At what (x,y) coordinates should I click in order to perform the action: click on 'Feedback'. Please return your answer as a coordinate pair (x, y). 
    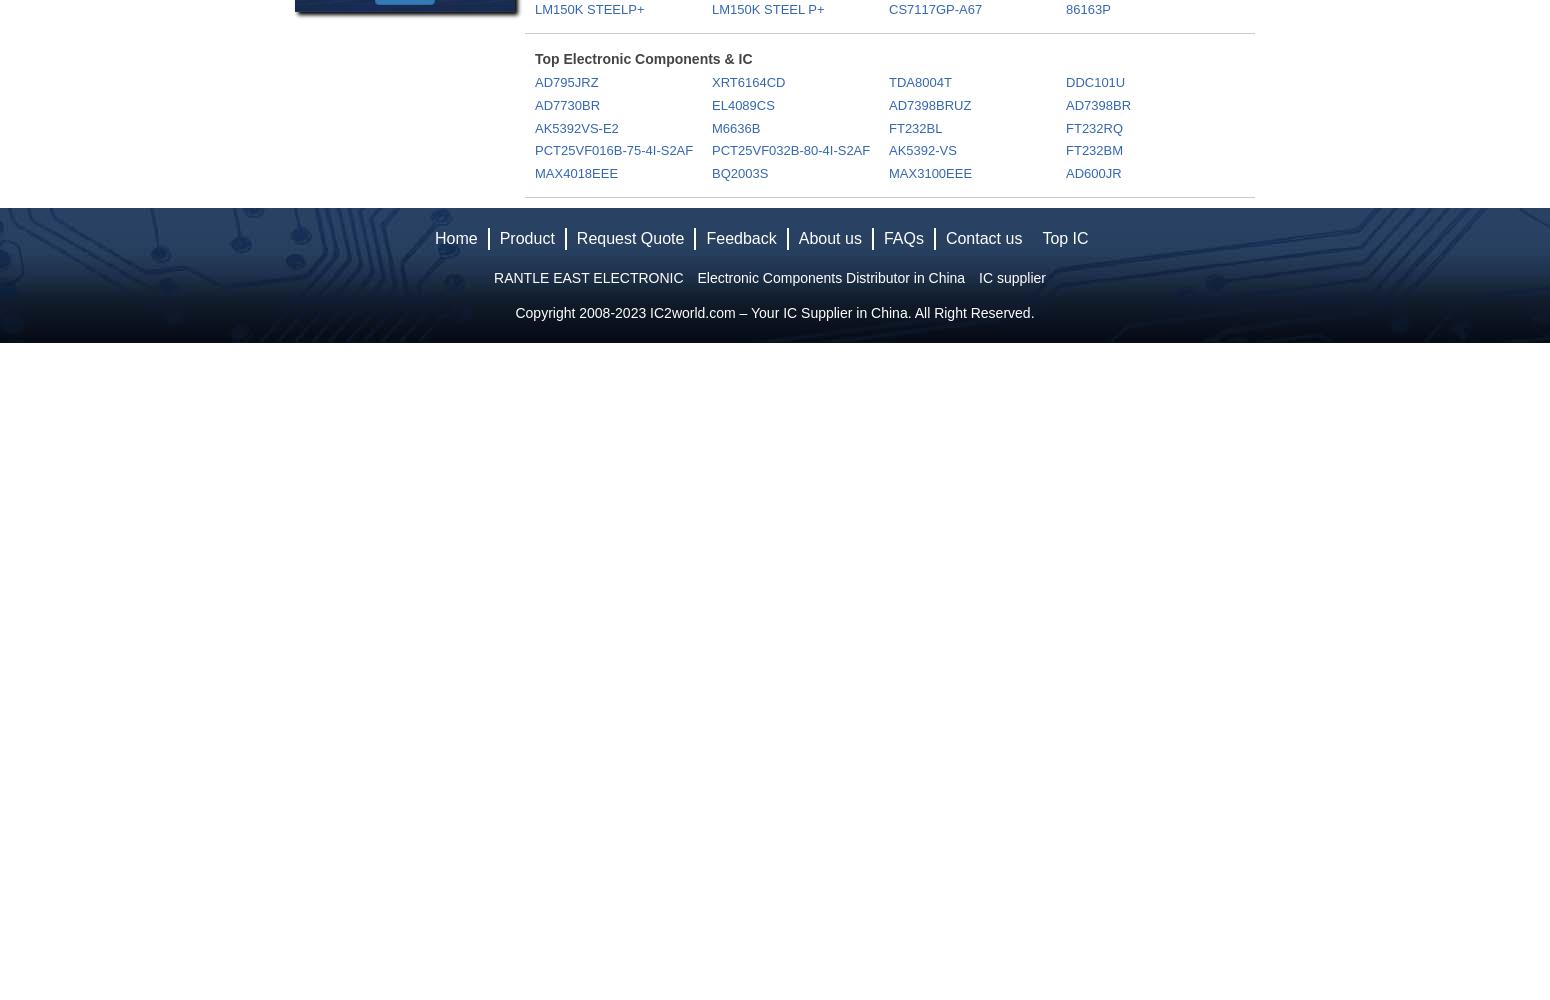
    Looking at the image, I should click on (706, 237).